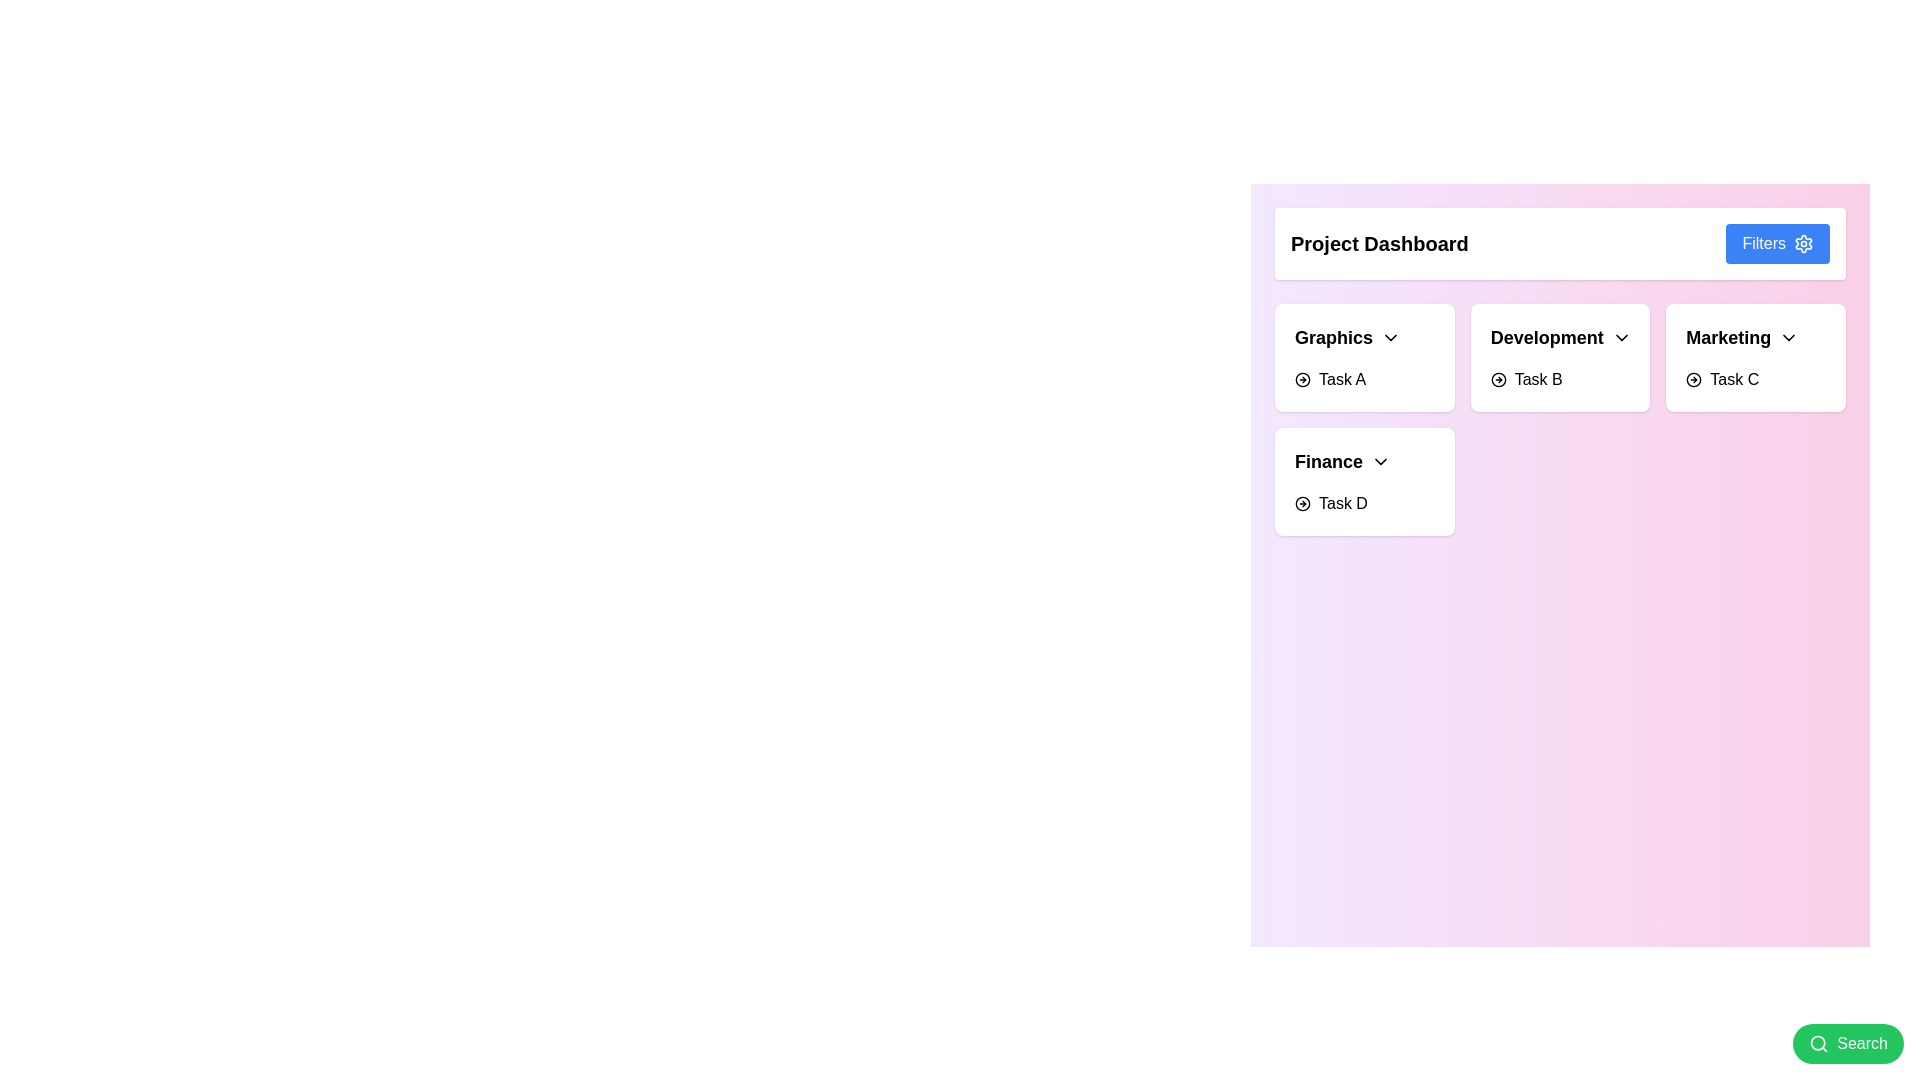 The image size is (1920, 1080). What do you see at coordinates (1861, 1043) in the screenshot?
I see `the text label within the search button located in the bottom-right corner of the interface to verbally indicate its presence` at bounding box center [1861, 1043].